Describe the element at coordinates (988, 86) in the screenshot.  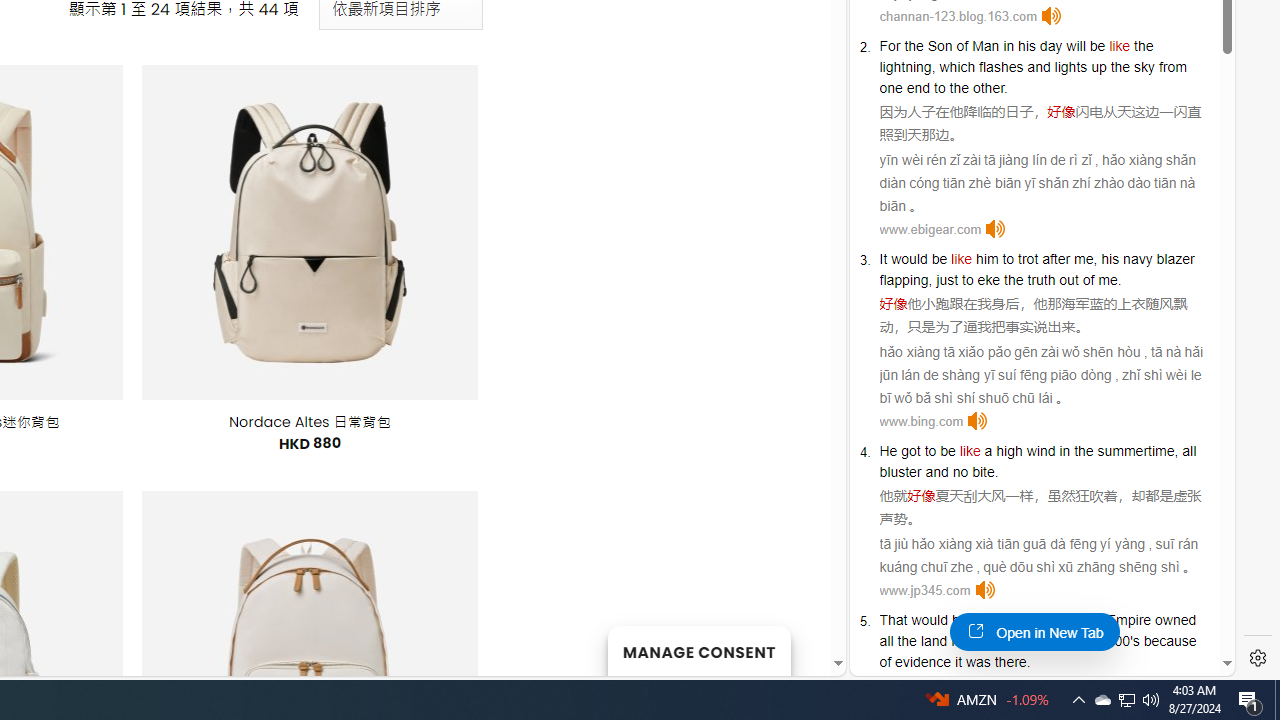
I see `'other'` at that location.